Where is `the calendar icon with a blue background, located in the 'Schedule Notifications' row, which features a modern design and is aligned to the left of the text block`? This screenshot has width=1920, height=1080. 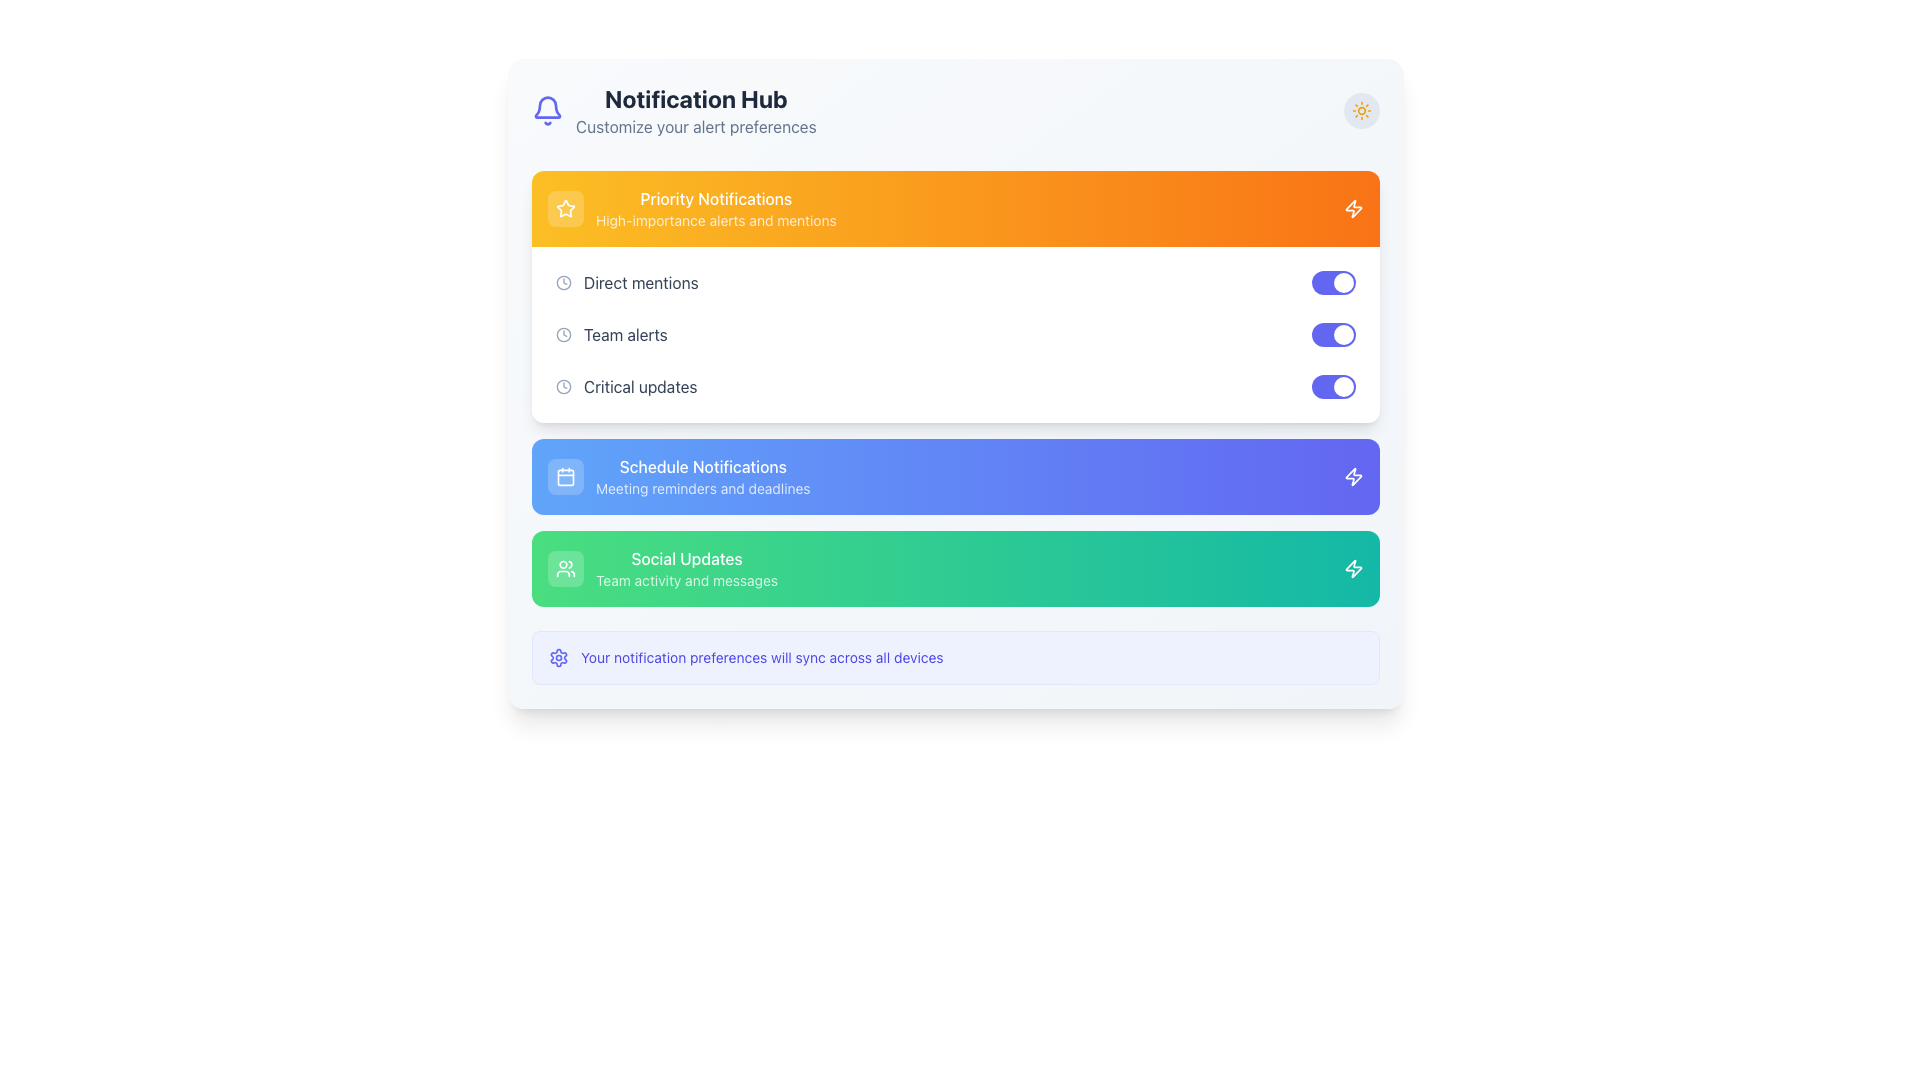
the calendar icon with a blue background, located in the 'Schedule Notifications' row, which features a modern design and is aligned to the left of the text block is located at coordinates (565, 477).